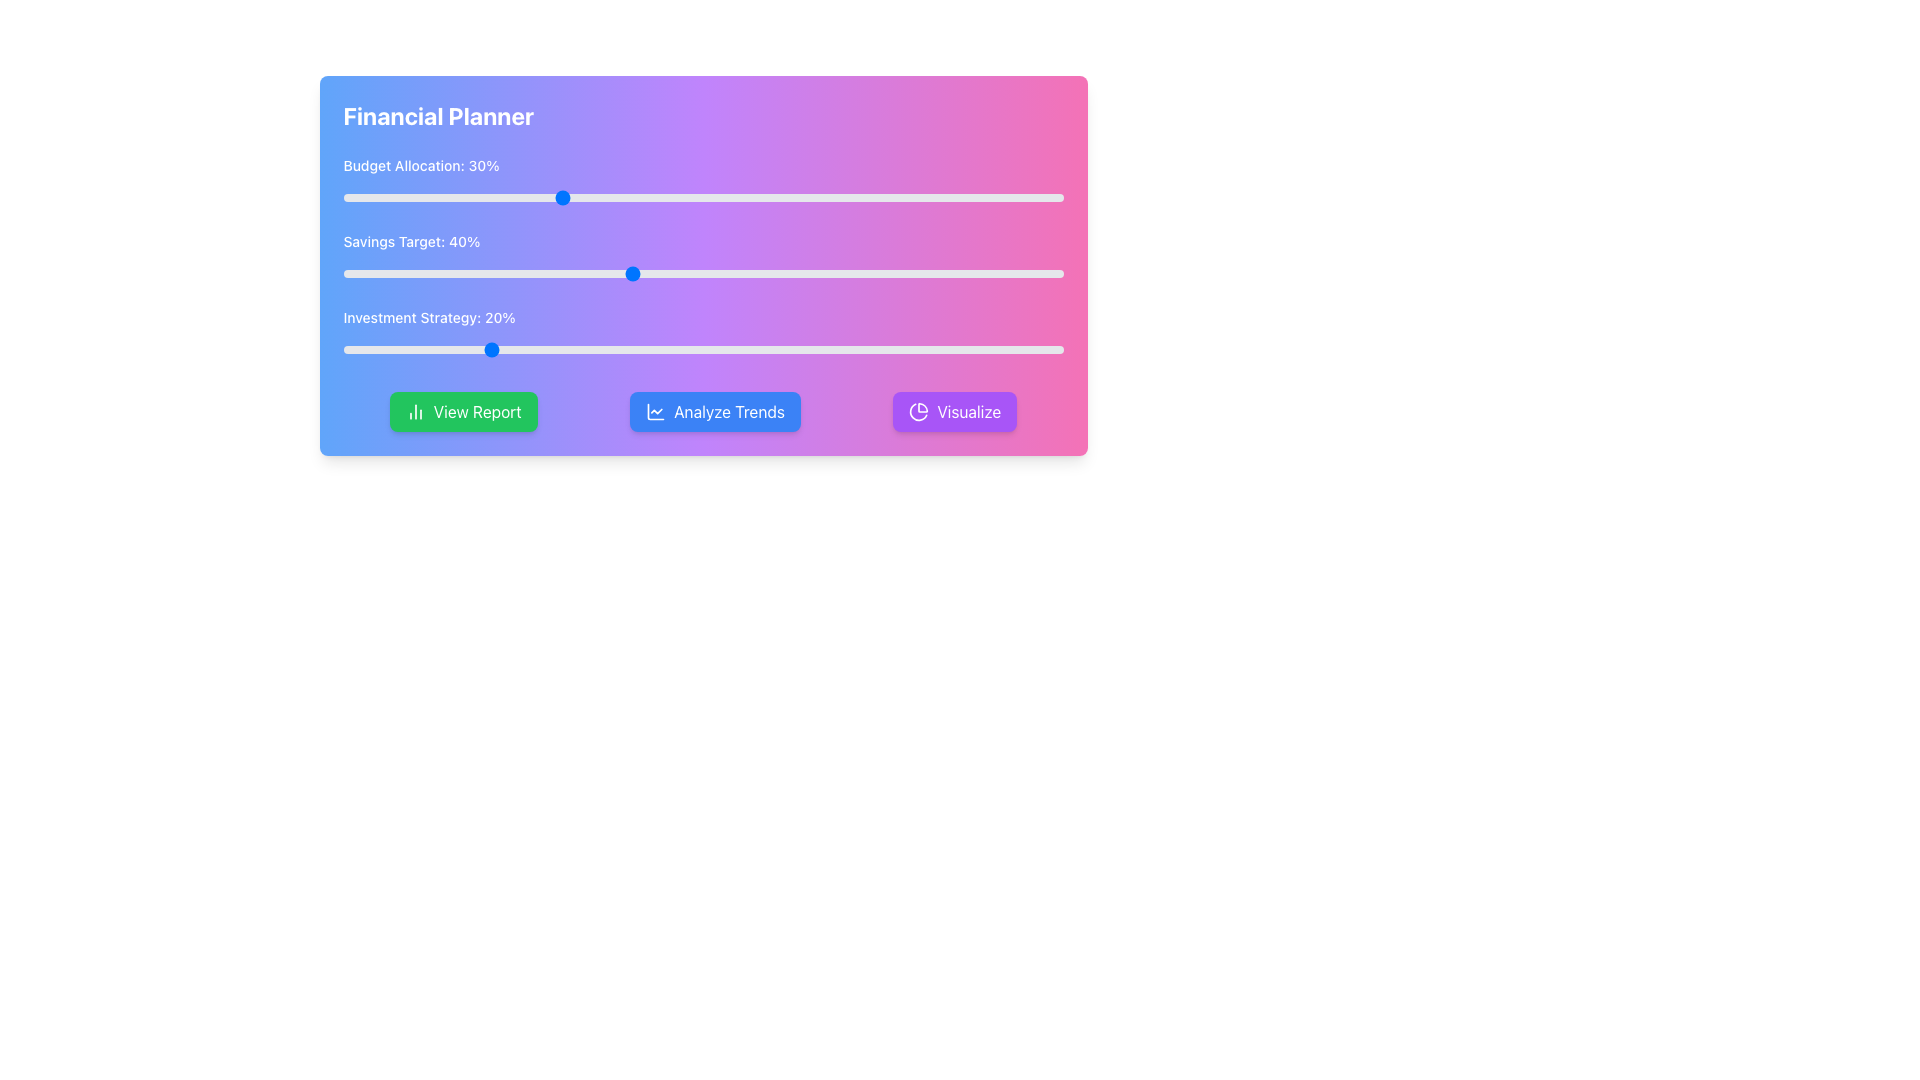  What do you see at coordinates (728, 411) in the screenshot?
I see `the text label of the button located at the bottom center of the card interface, which indicates that clicking the button will trigger an action related to analyzing trends` at bounding box center [728, 411].